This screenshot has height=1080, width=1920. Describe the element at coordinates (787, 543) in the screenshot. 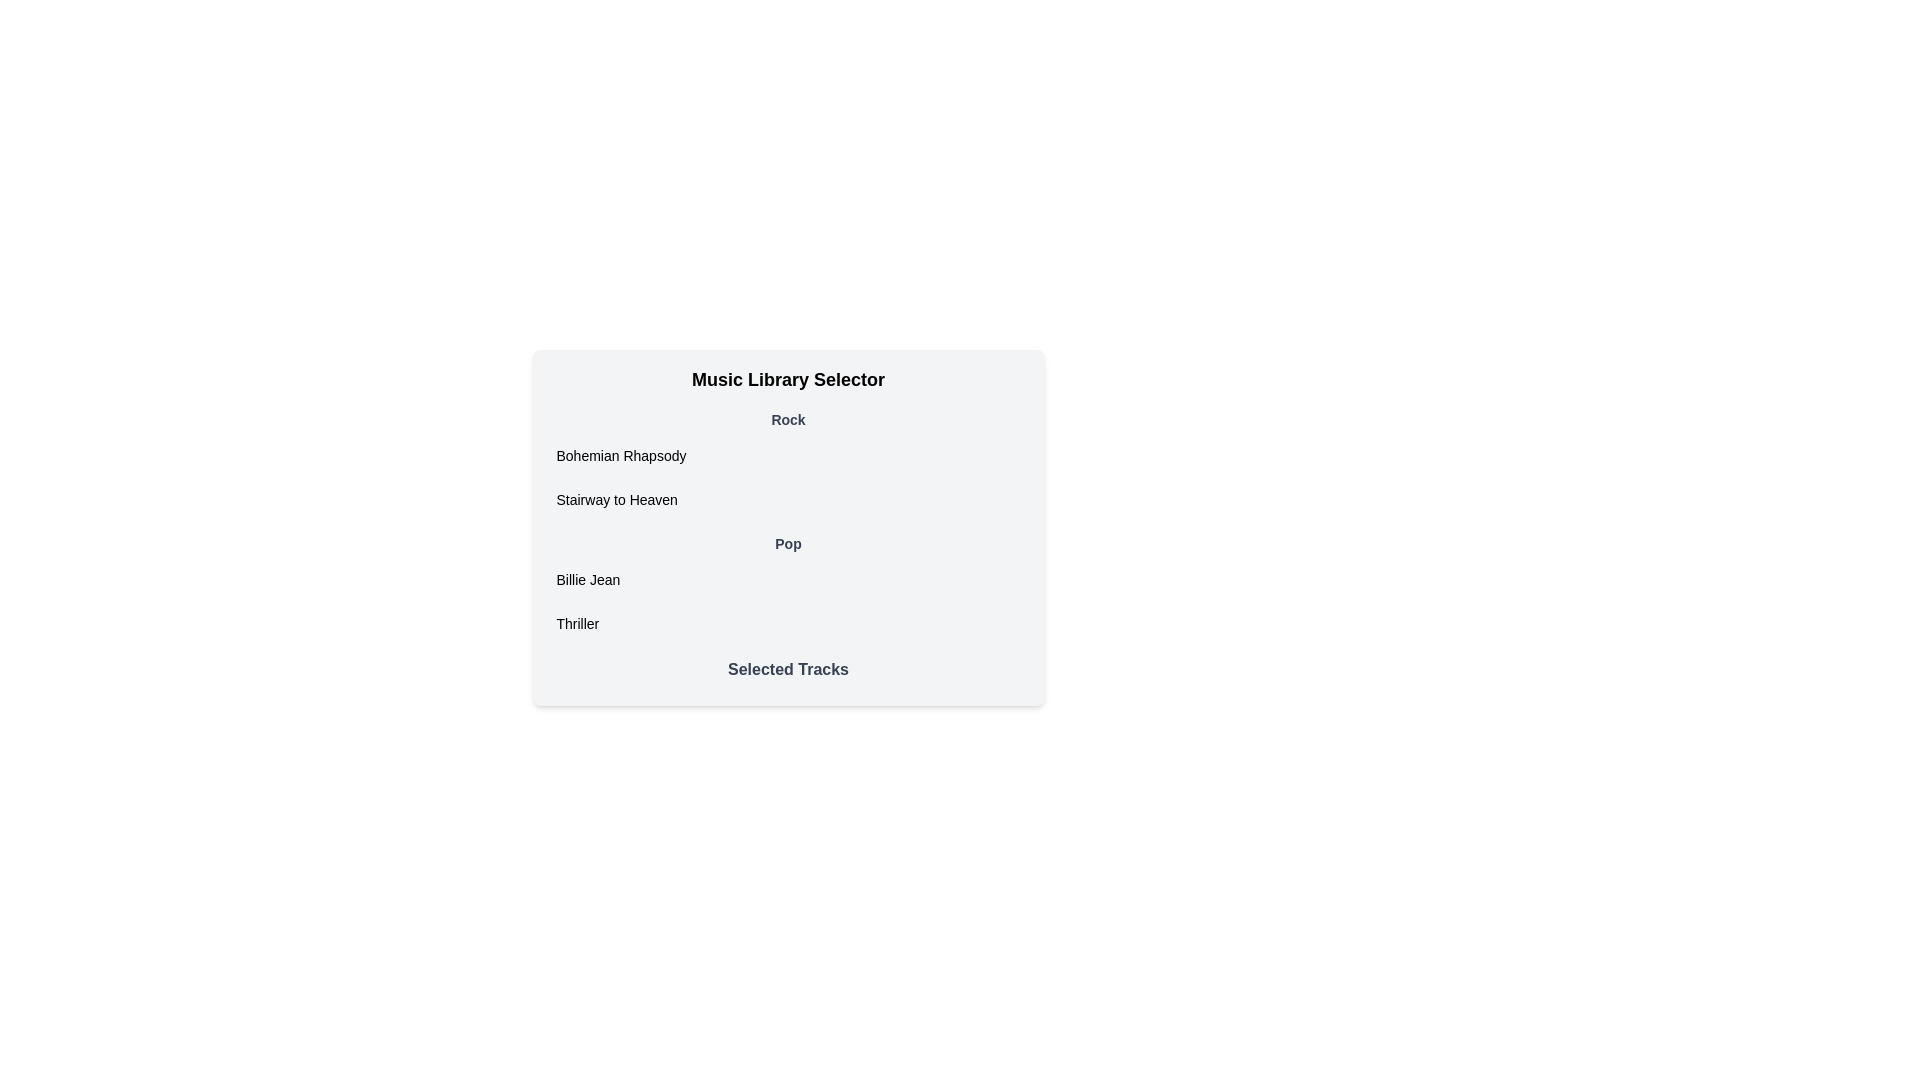

I see `the Text label that categorizes the items below it, indicating the genre of the listed songs, located above 'Billie Jean' and 'Thriller'` at that location.